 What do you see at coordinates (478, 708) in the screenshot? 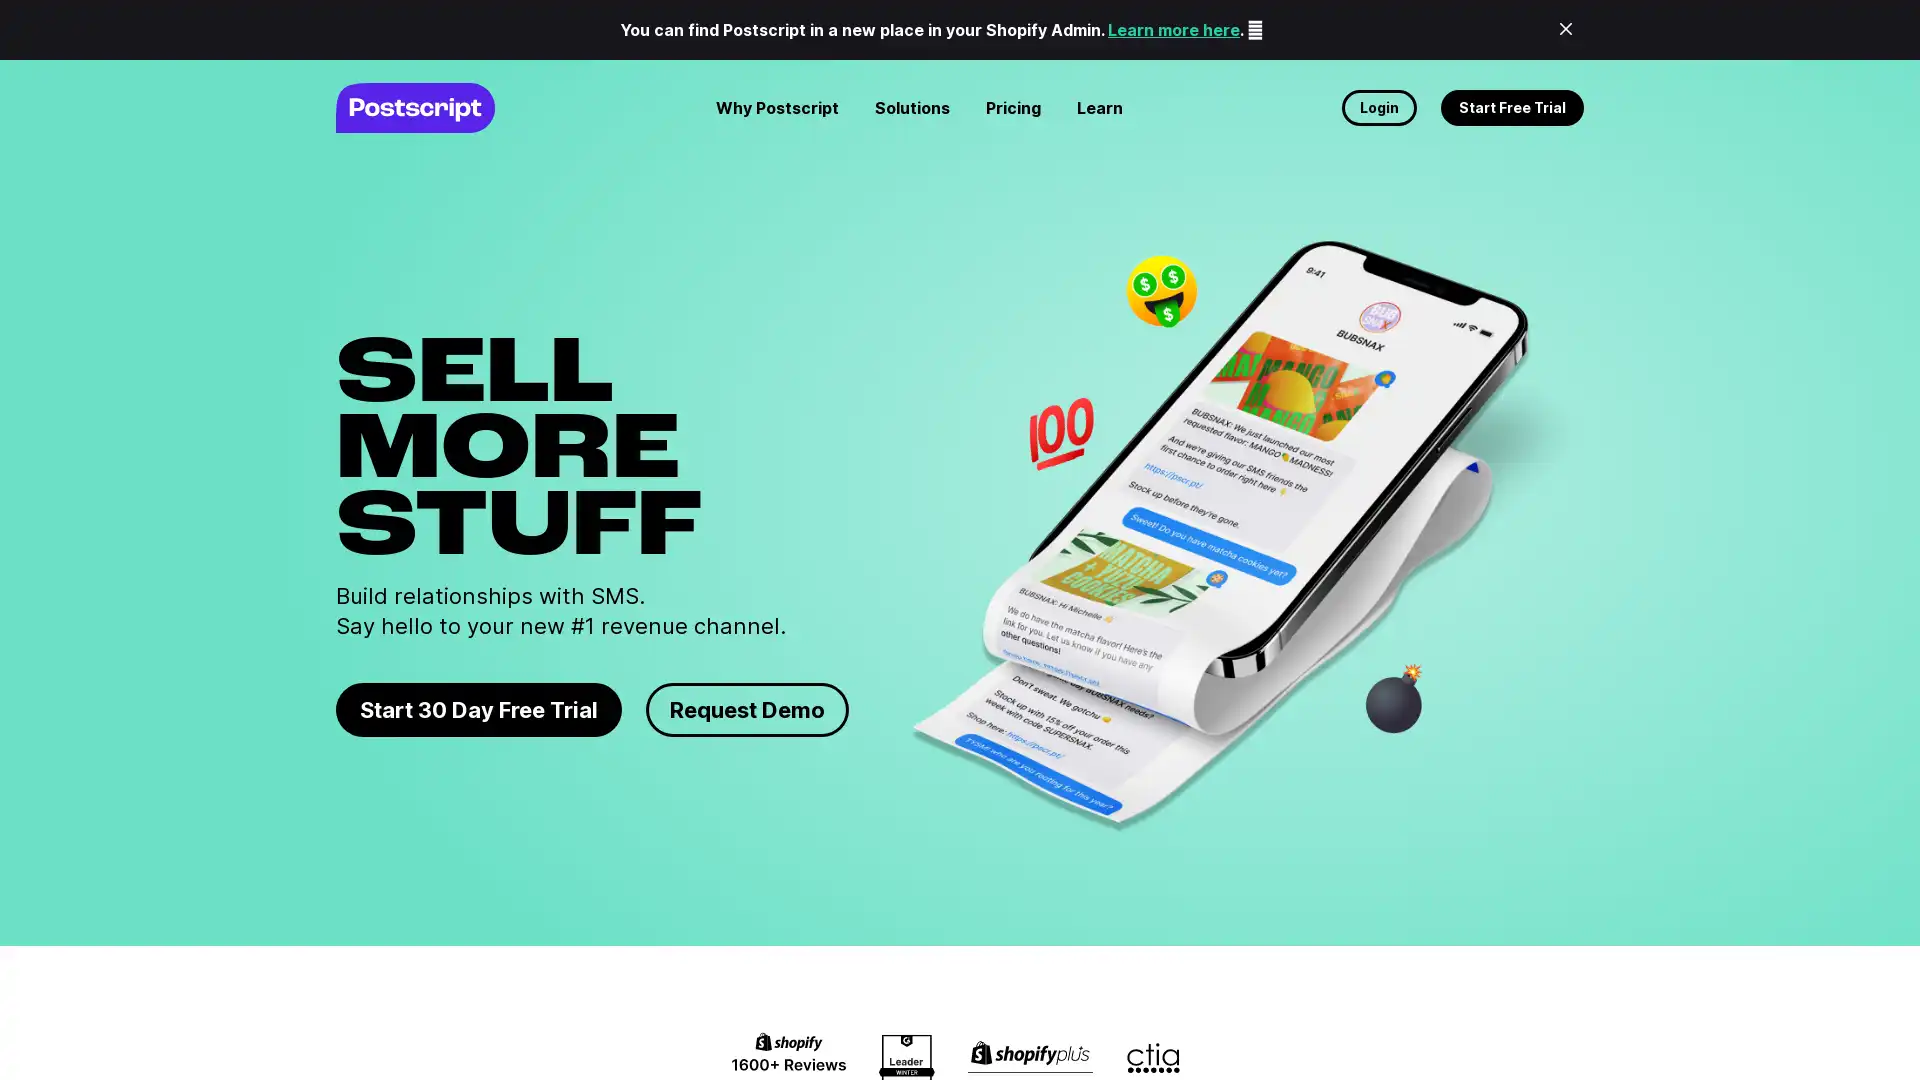
I see `Start 30 Day Free Trial` at bounding box center [478, 708].